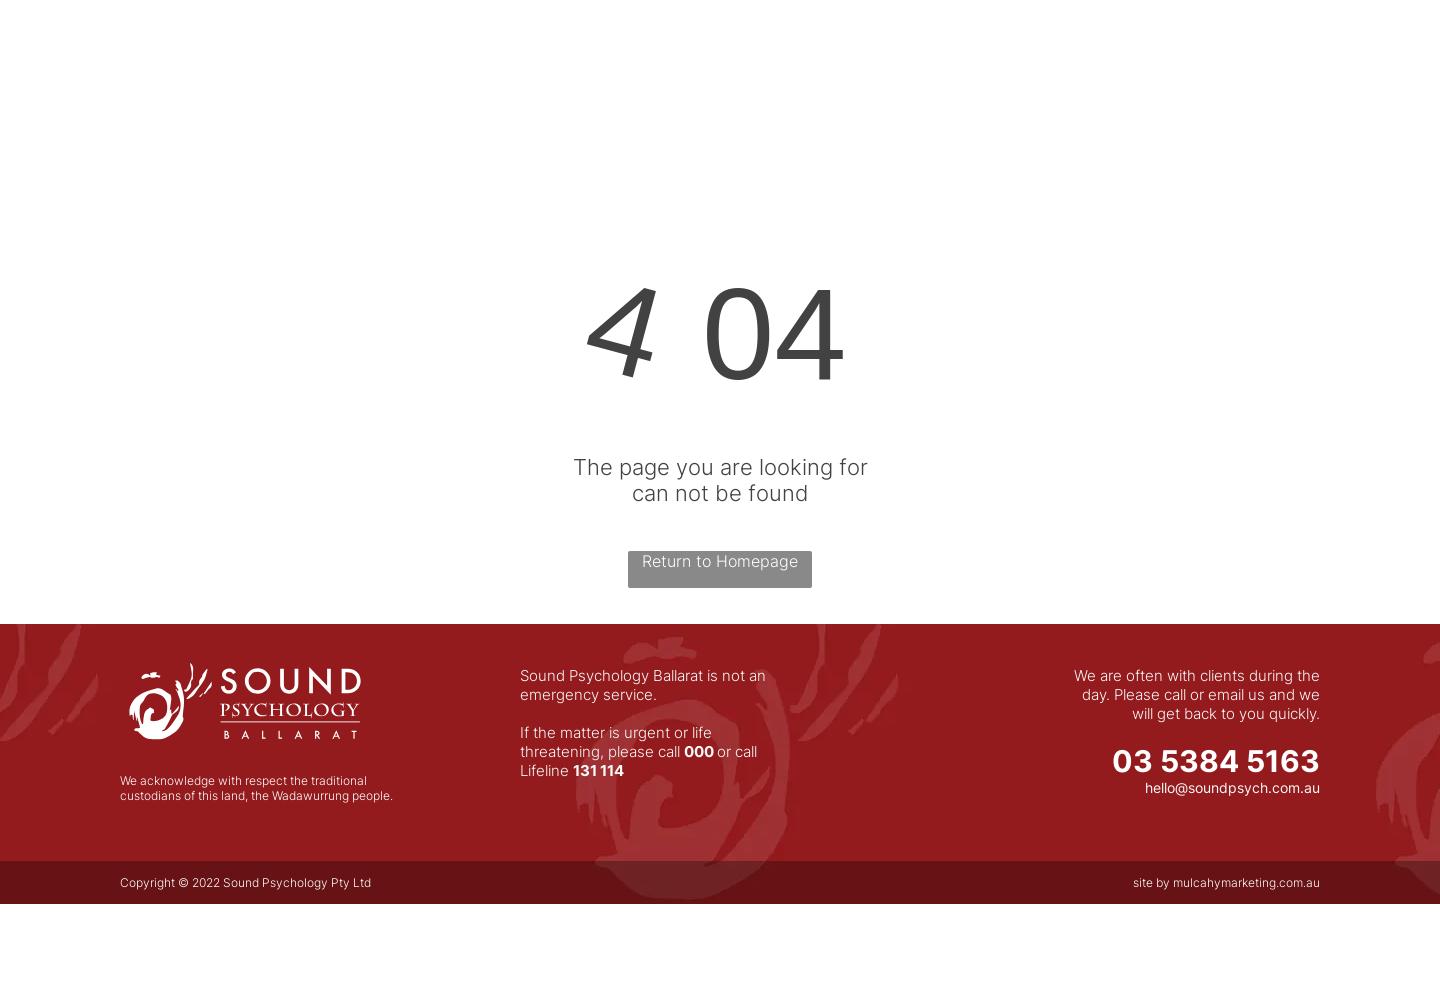  What do you see at coordinates (255, 795) in the screenshot?
I see `'custodians of this land, the Wadawurrung people.'` at bounding box center [255, 795].